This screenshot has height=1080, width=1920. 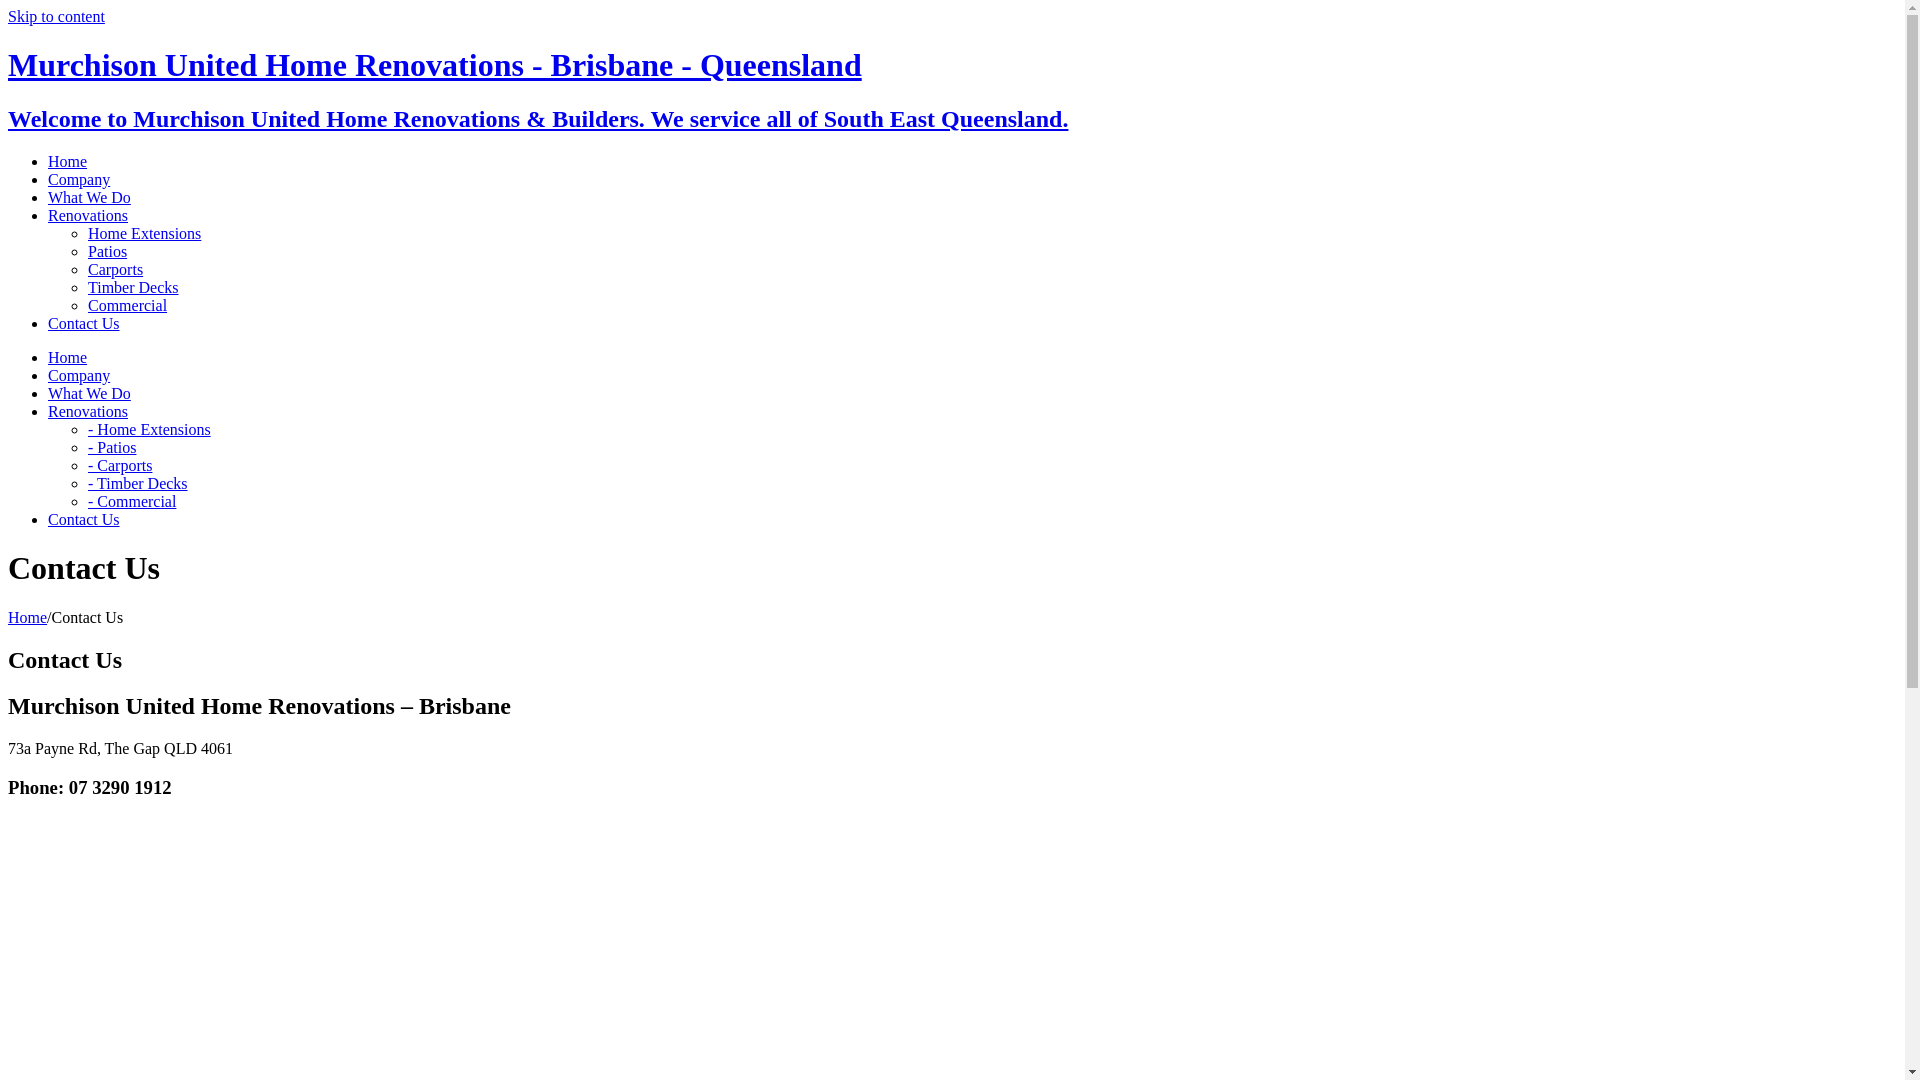 I want to click on 'Carports', so click(x=114, y=268).